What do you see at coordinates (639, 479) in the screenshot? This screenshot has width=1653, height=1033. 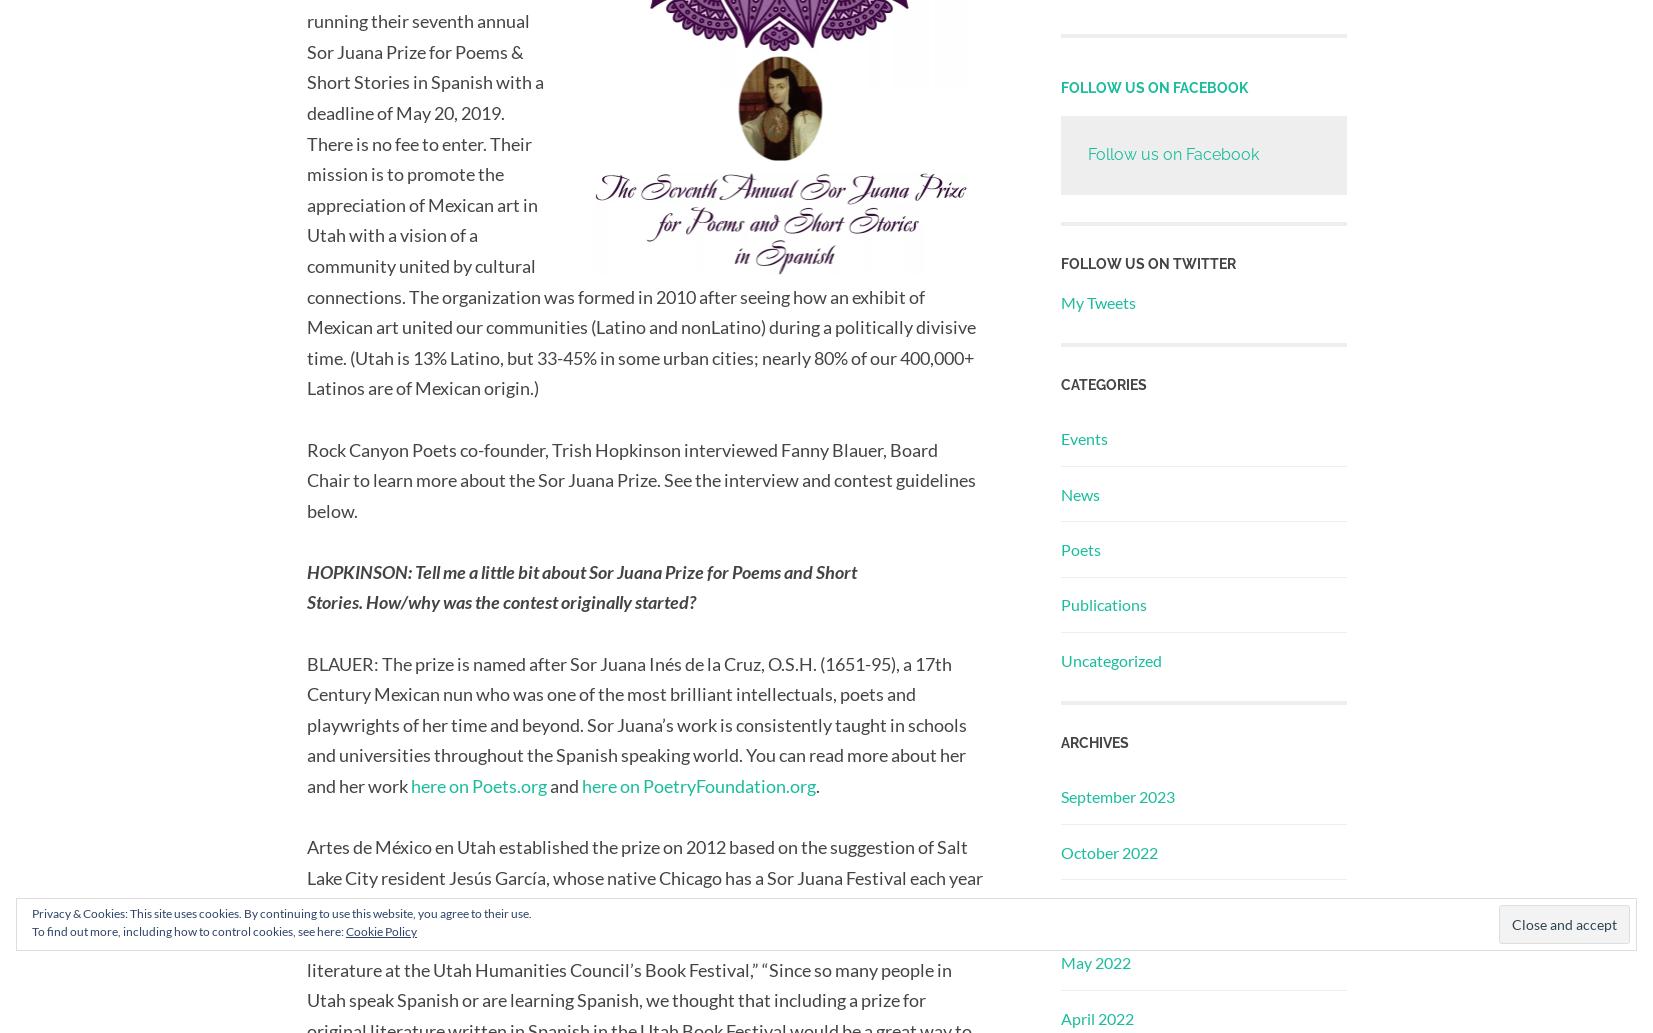 I see `'Rock Canyon Poets co-founder, Trish Hopkinson interviewed Fanny Blauer, Board Chair to learn more about the Sor Juana Prize. See the interview and contest guidelines below.'` at bounding box center [639, 479].